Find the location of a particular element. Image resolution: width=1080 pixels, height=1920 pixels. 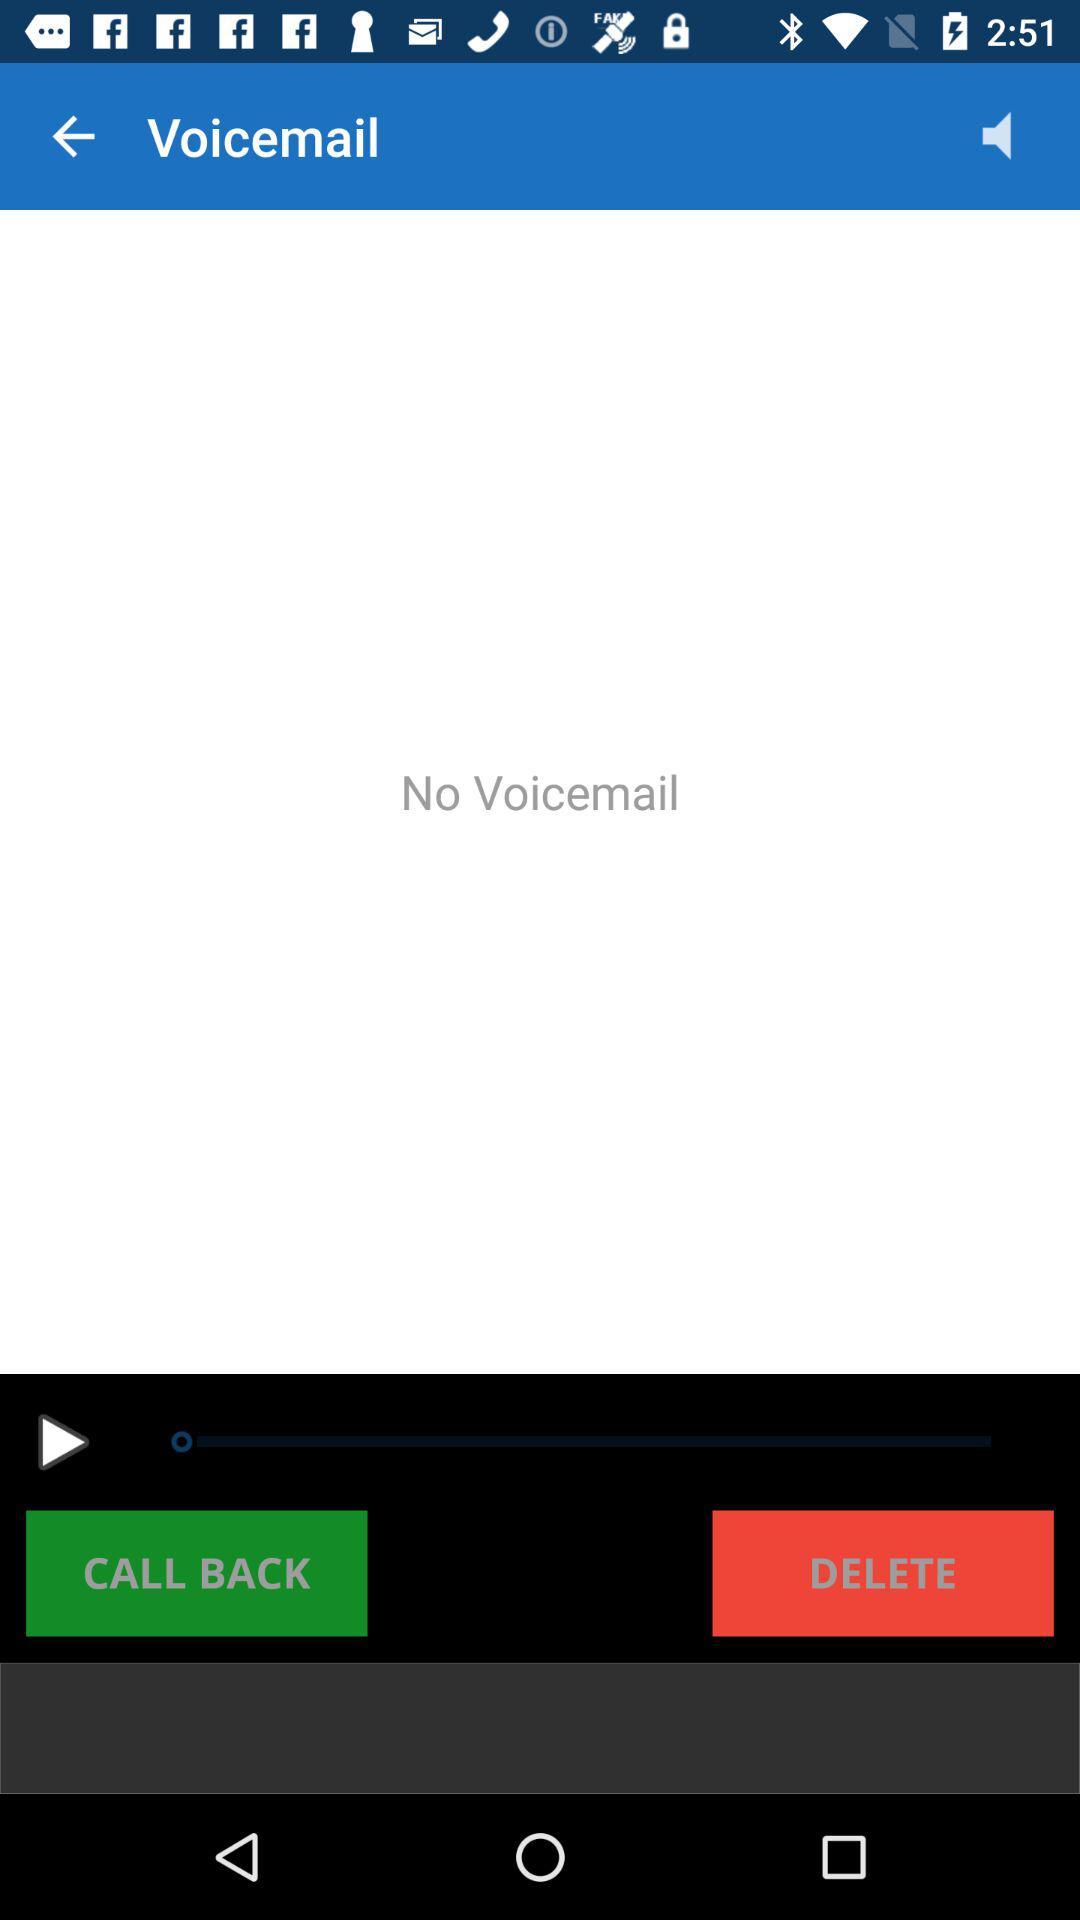

item below no voicemail is located at coordinates (62, 1442).